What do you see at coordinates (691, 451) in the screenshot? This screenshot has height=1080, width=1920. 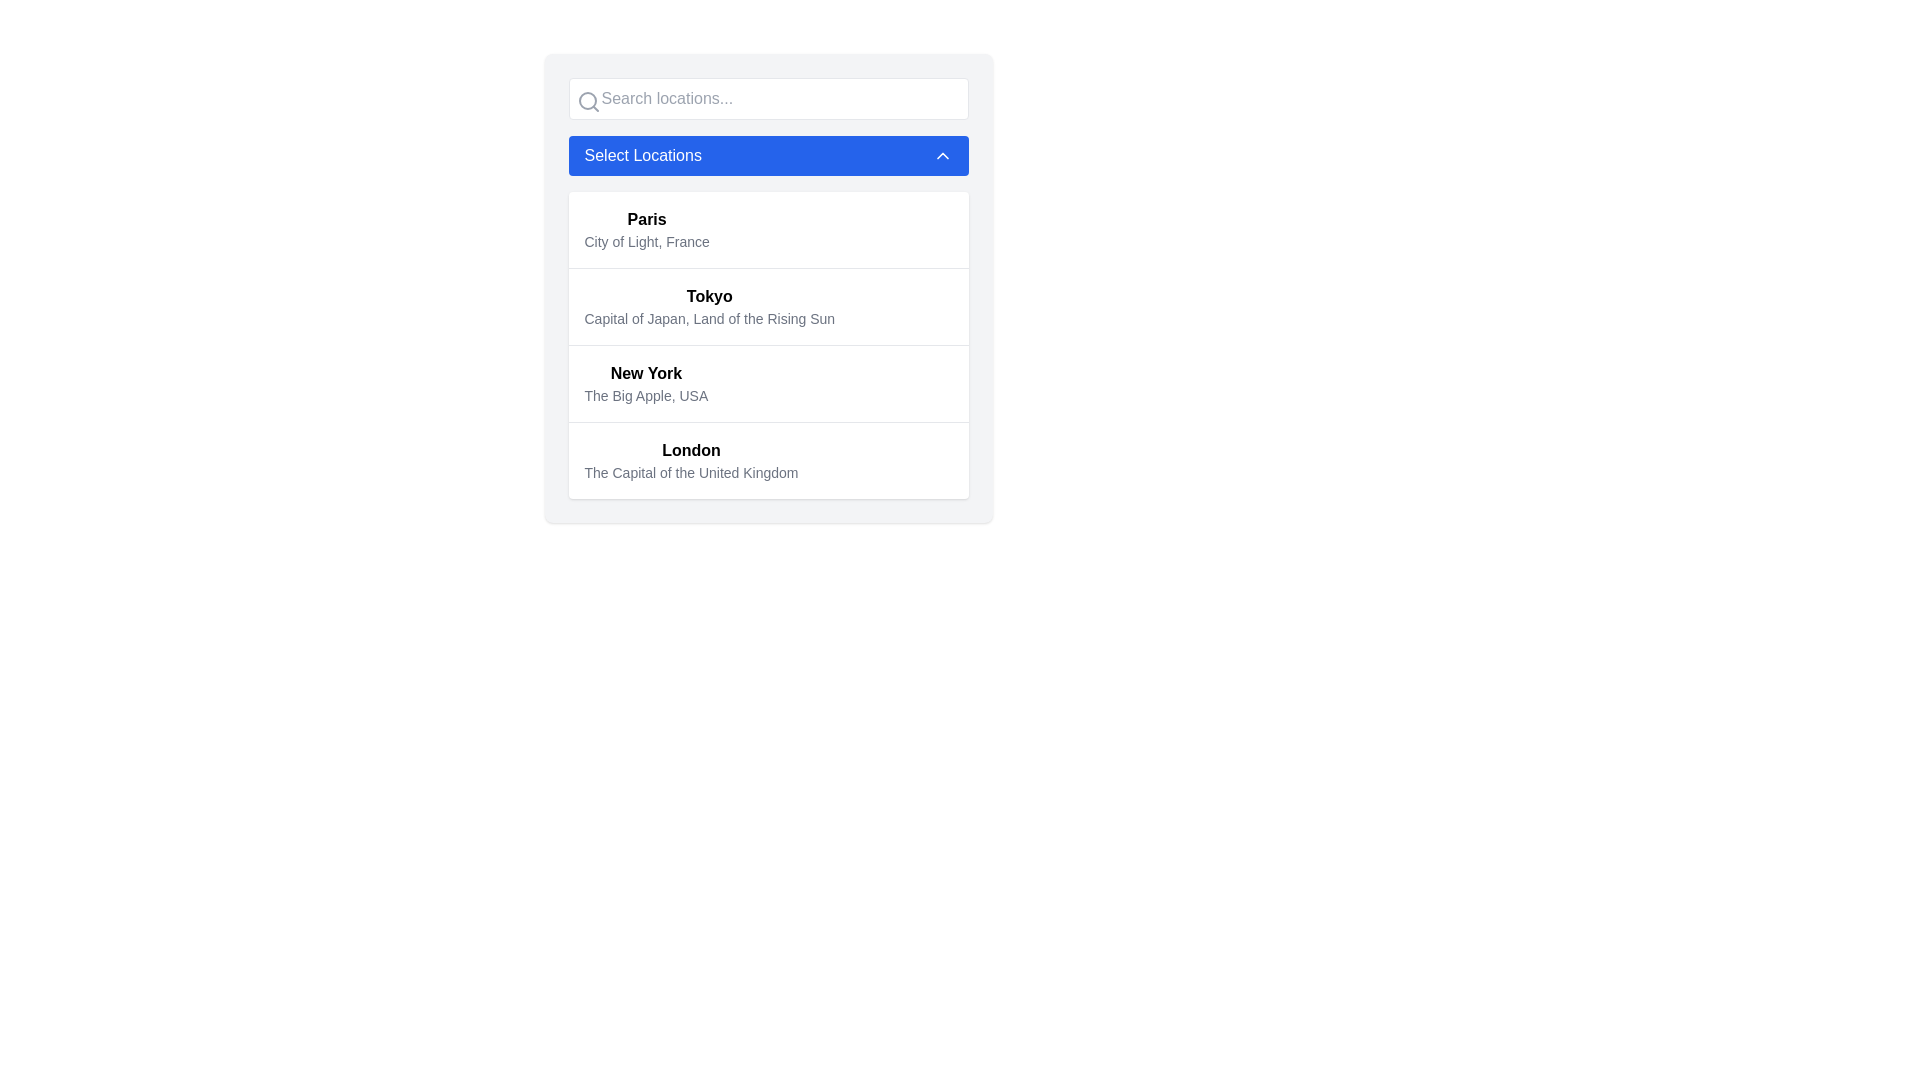 I see `text displayed in the title label for the location 'London', which is positioned under the 'New York' list item` at bounding box center [691, 451].